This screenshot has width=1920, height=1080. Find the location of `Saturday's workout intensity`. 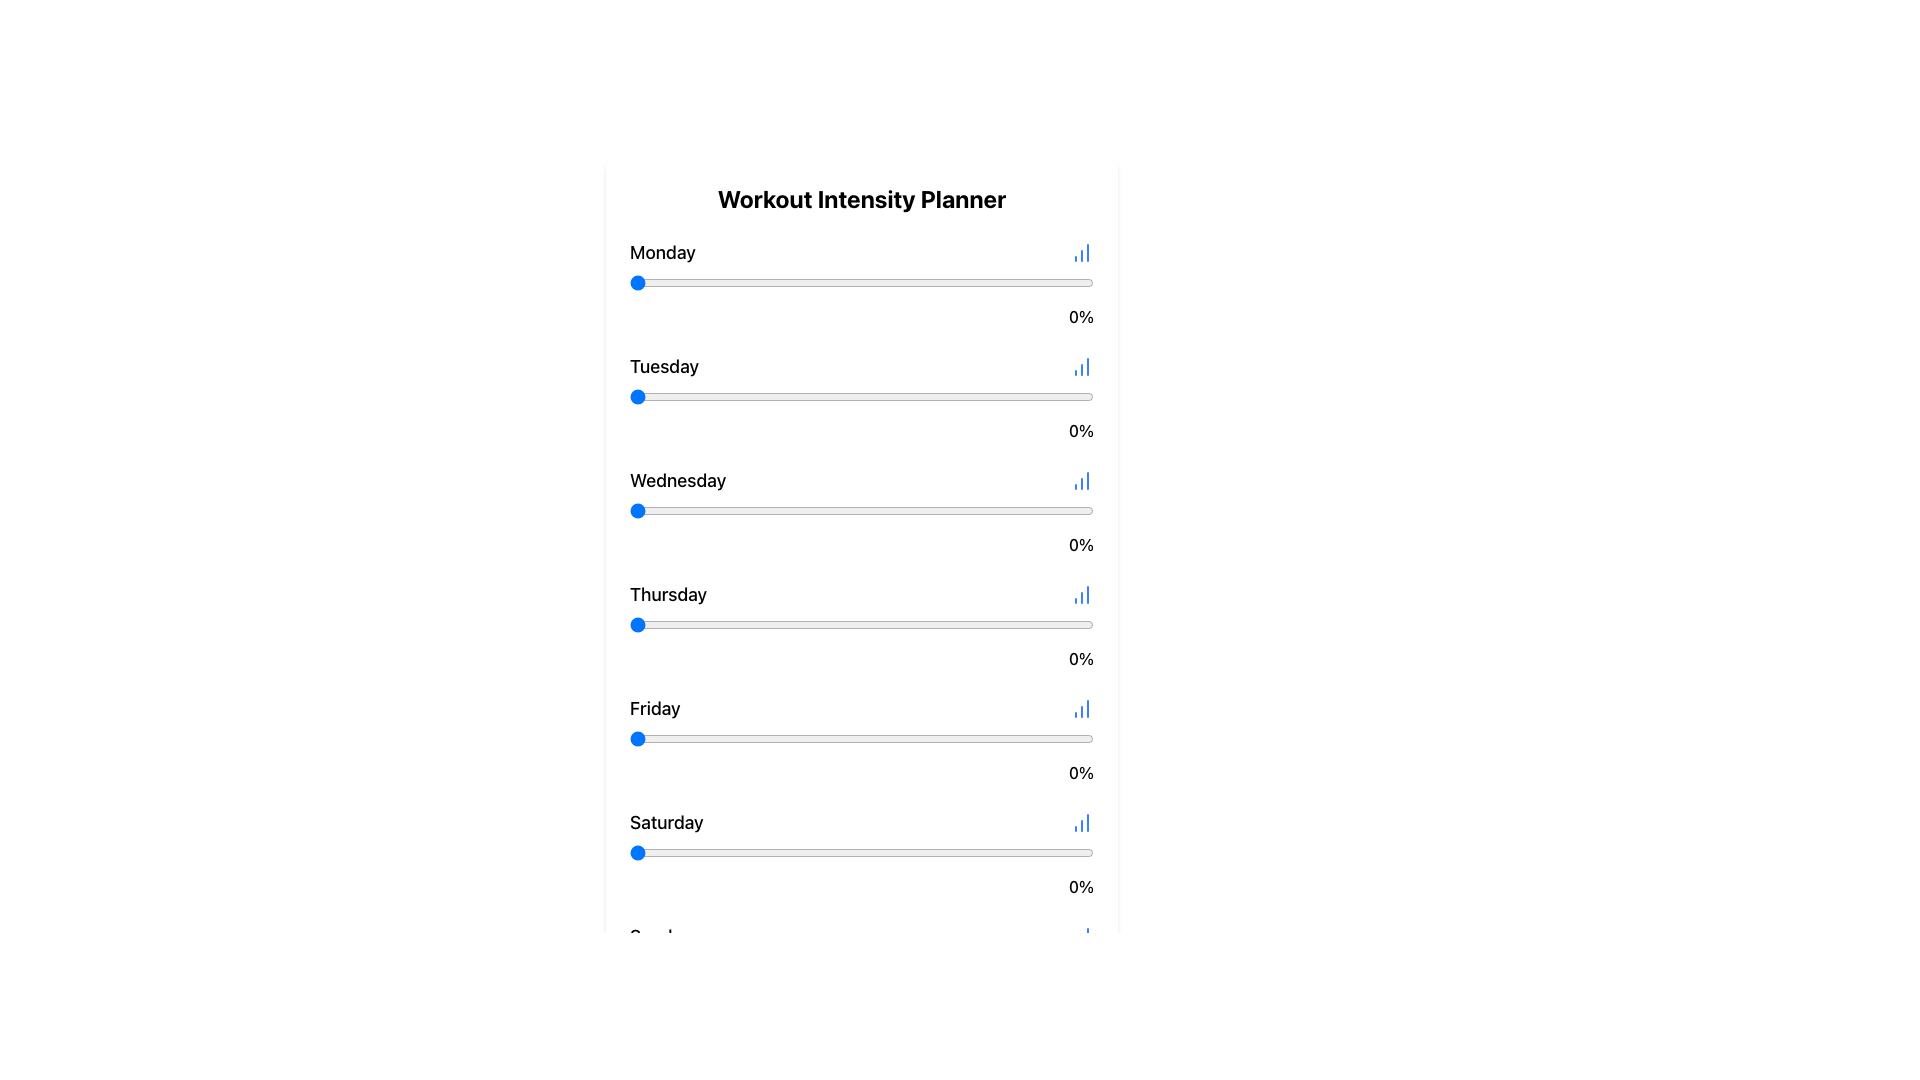

Saturday's workout intensity is located at coordinates (930, 852).